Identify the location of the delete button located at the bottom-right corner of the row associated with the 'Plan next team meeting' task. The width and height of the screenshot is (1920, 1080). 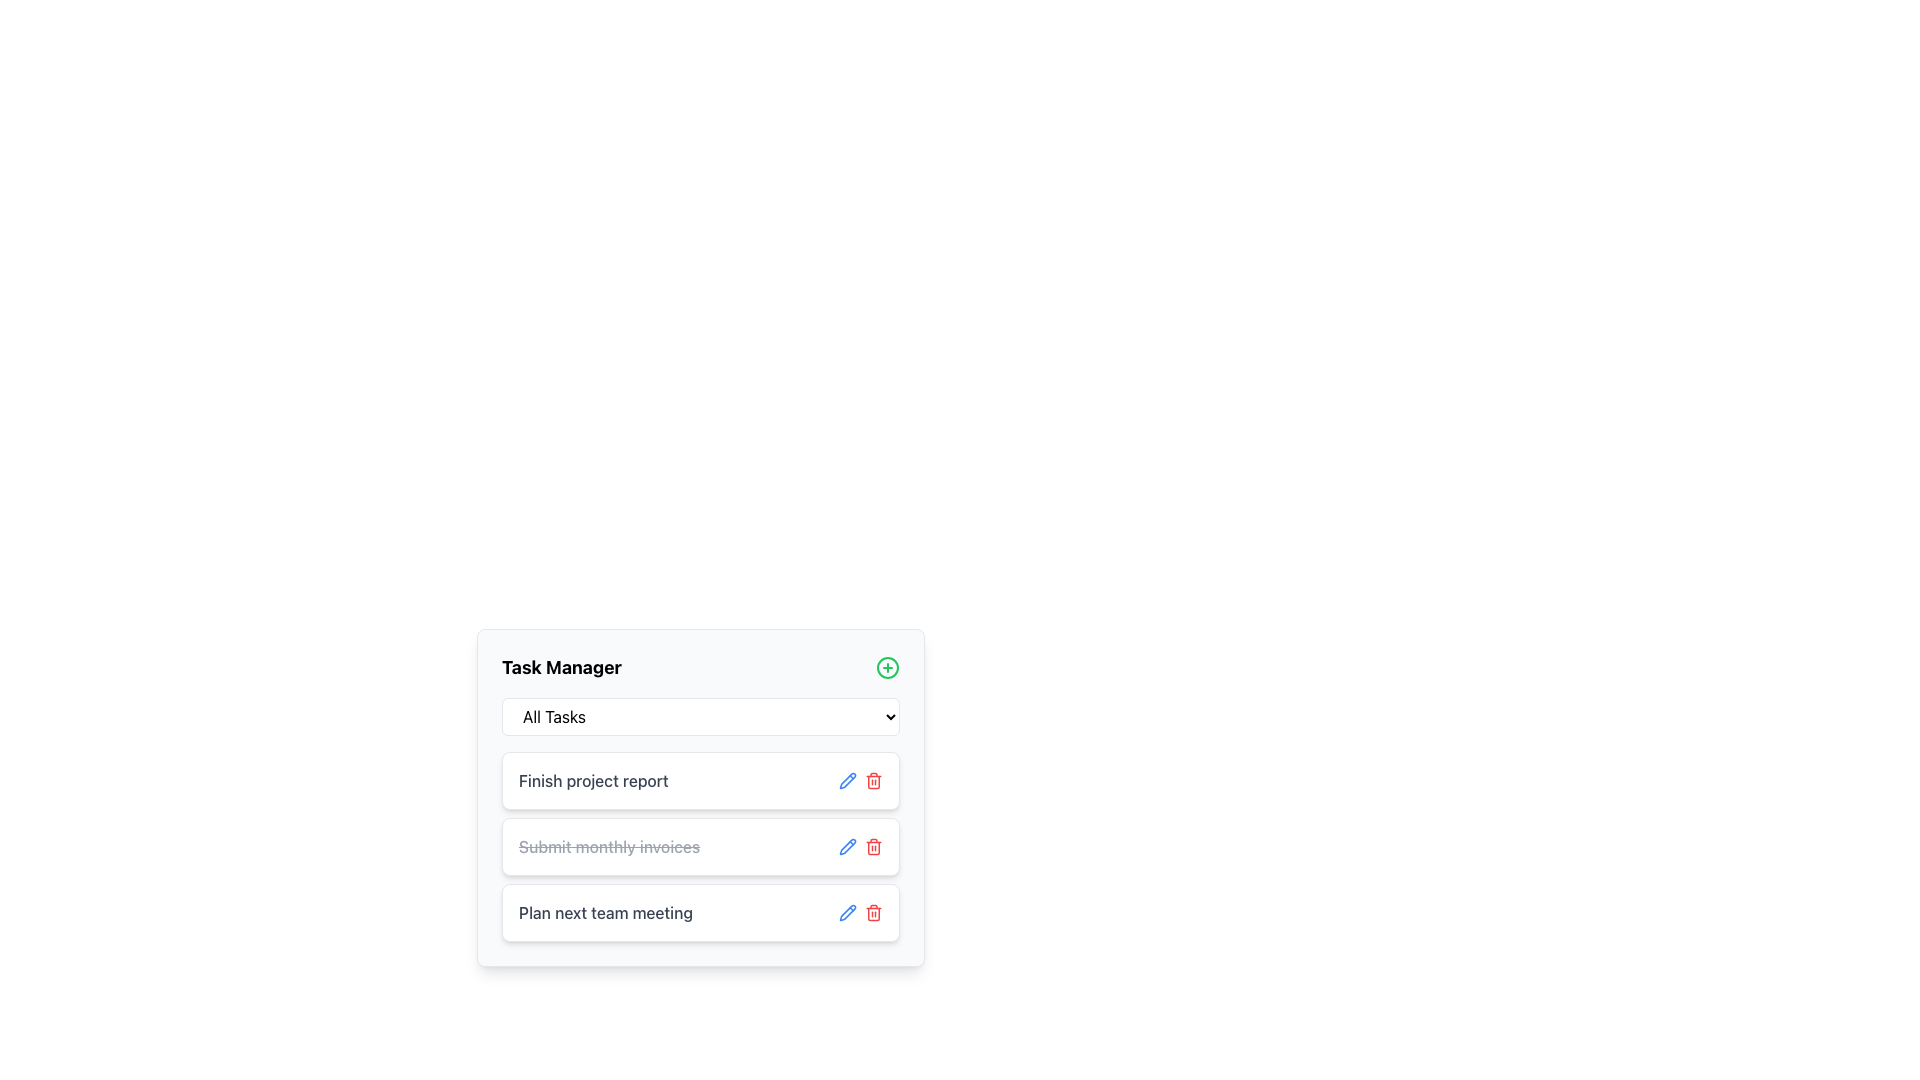
(873, 913).